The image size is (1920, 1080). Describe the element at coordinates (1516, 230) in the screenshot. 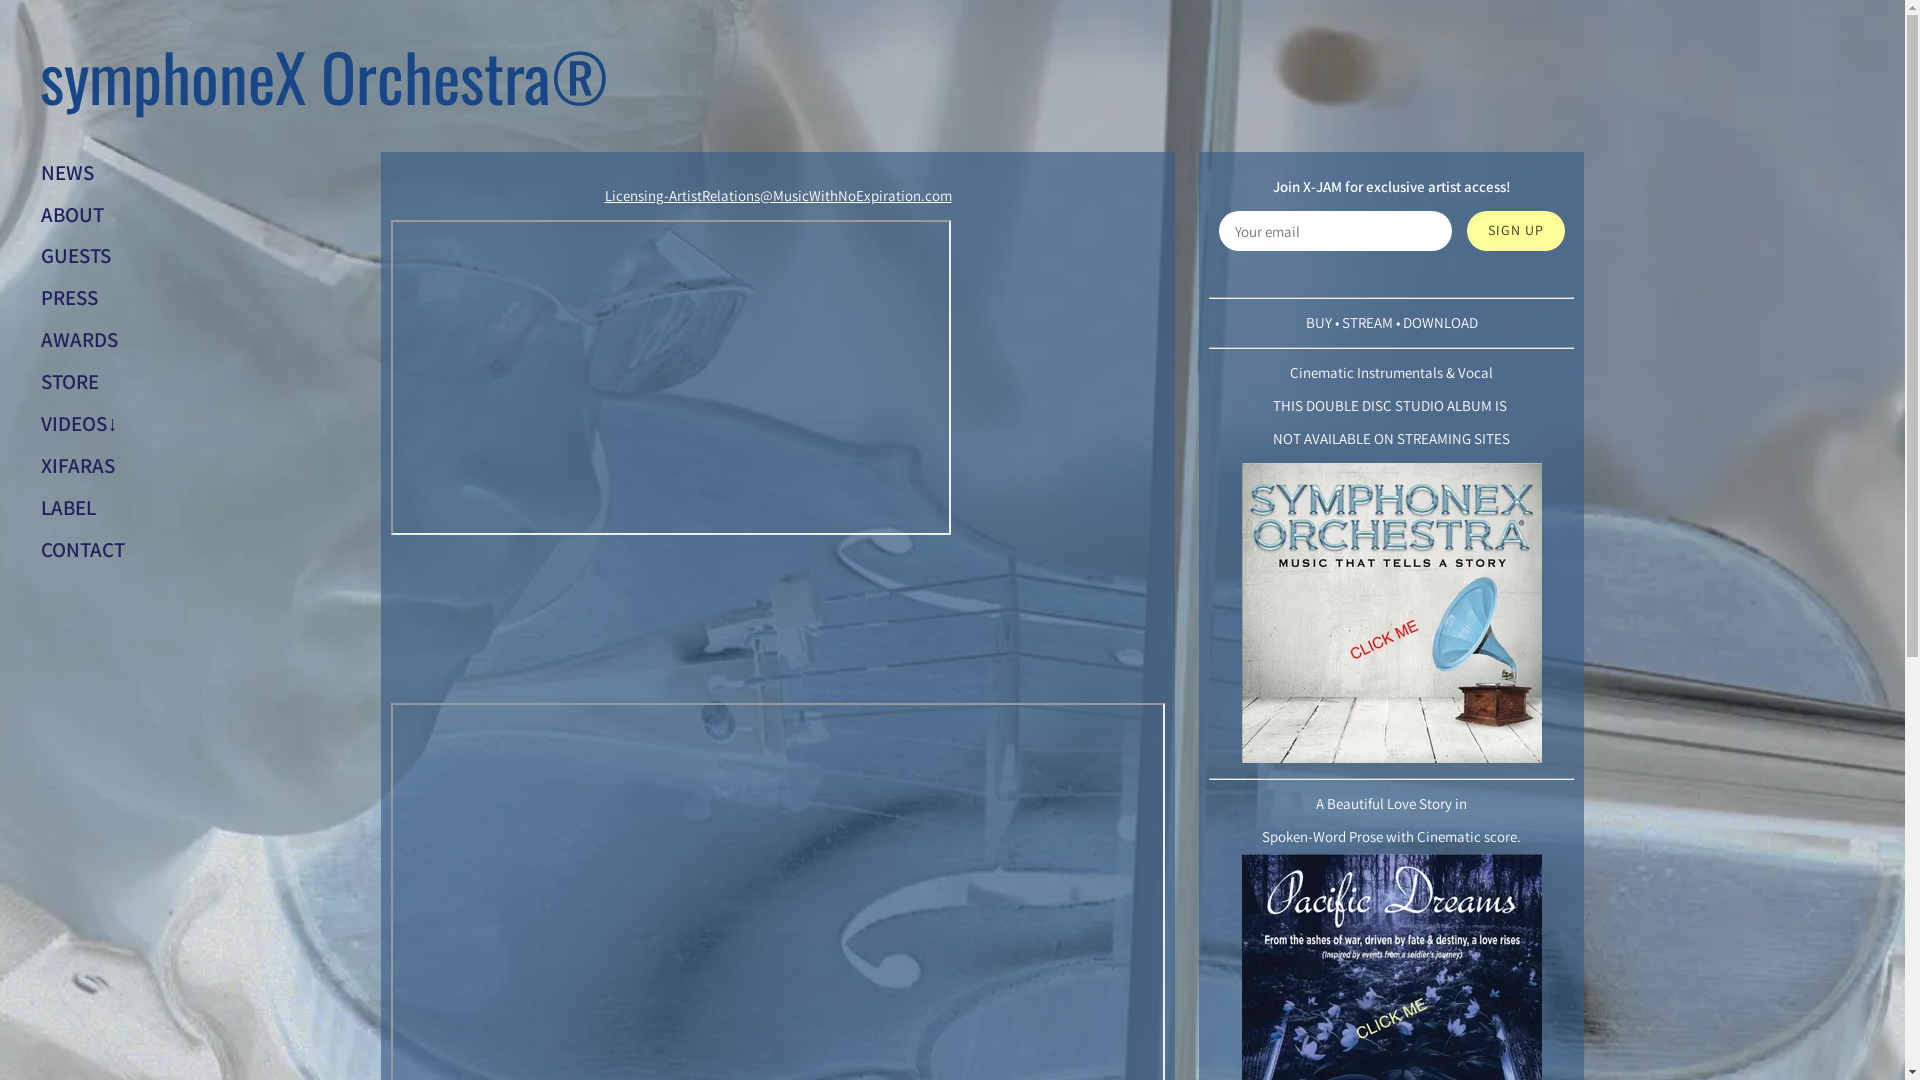

I see `'SIGN UP'` at that location.